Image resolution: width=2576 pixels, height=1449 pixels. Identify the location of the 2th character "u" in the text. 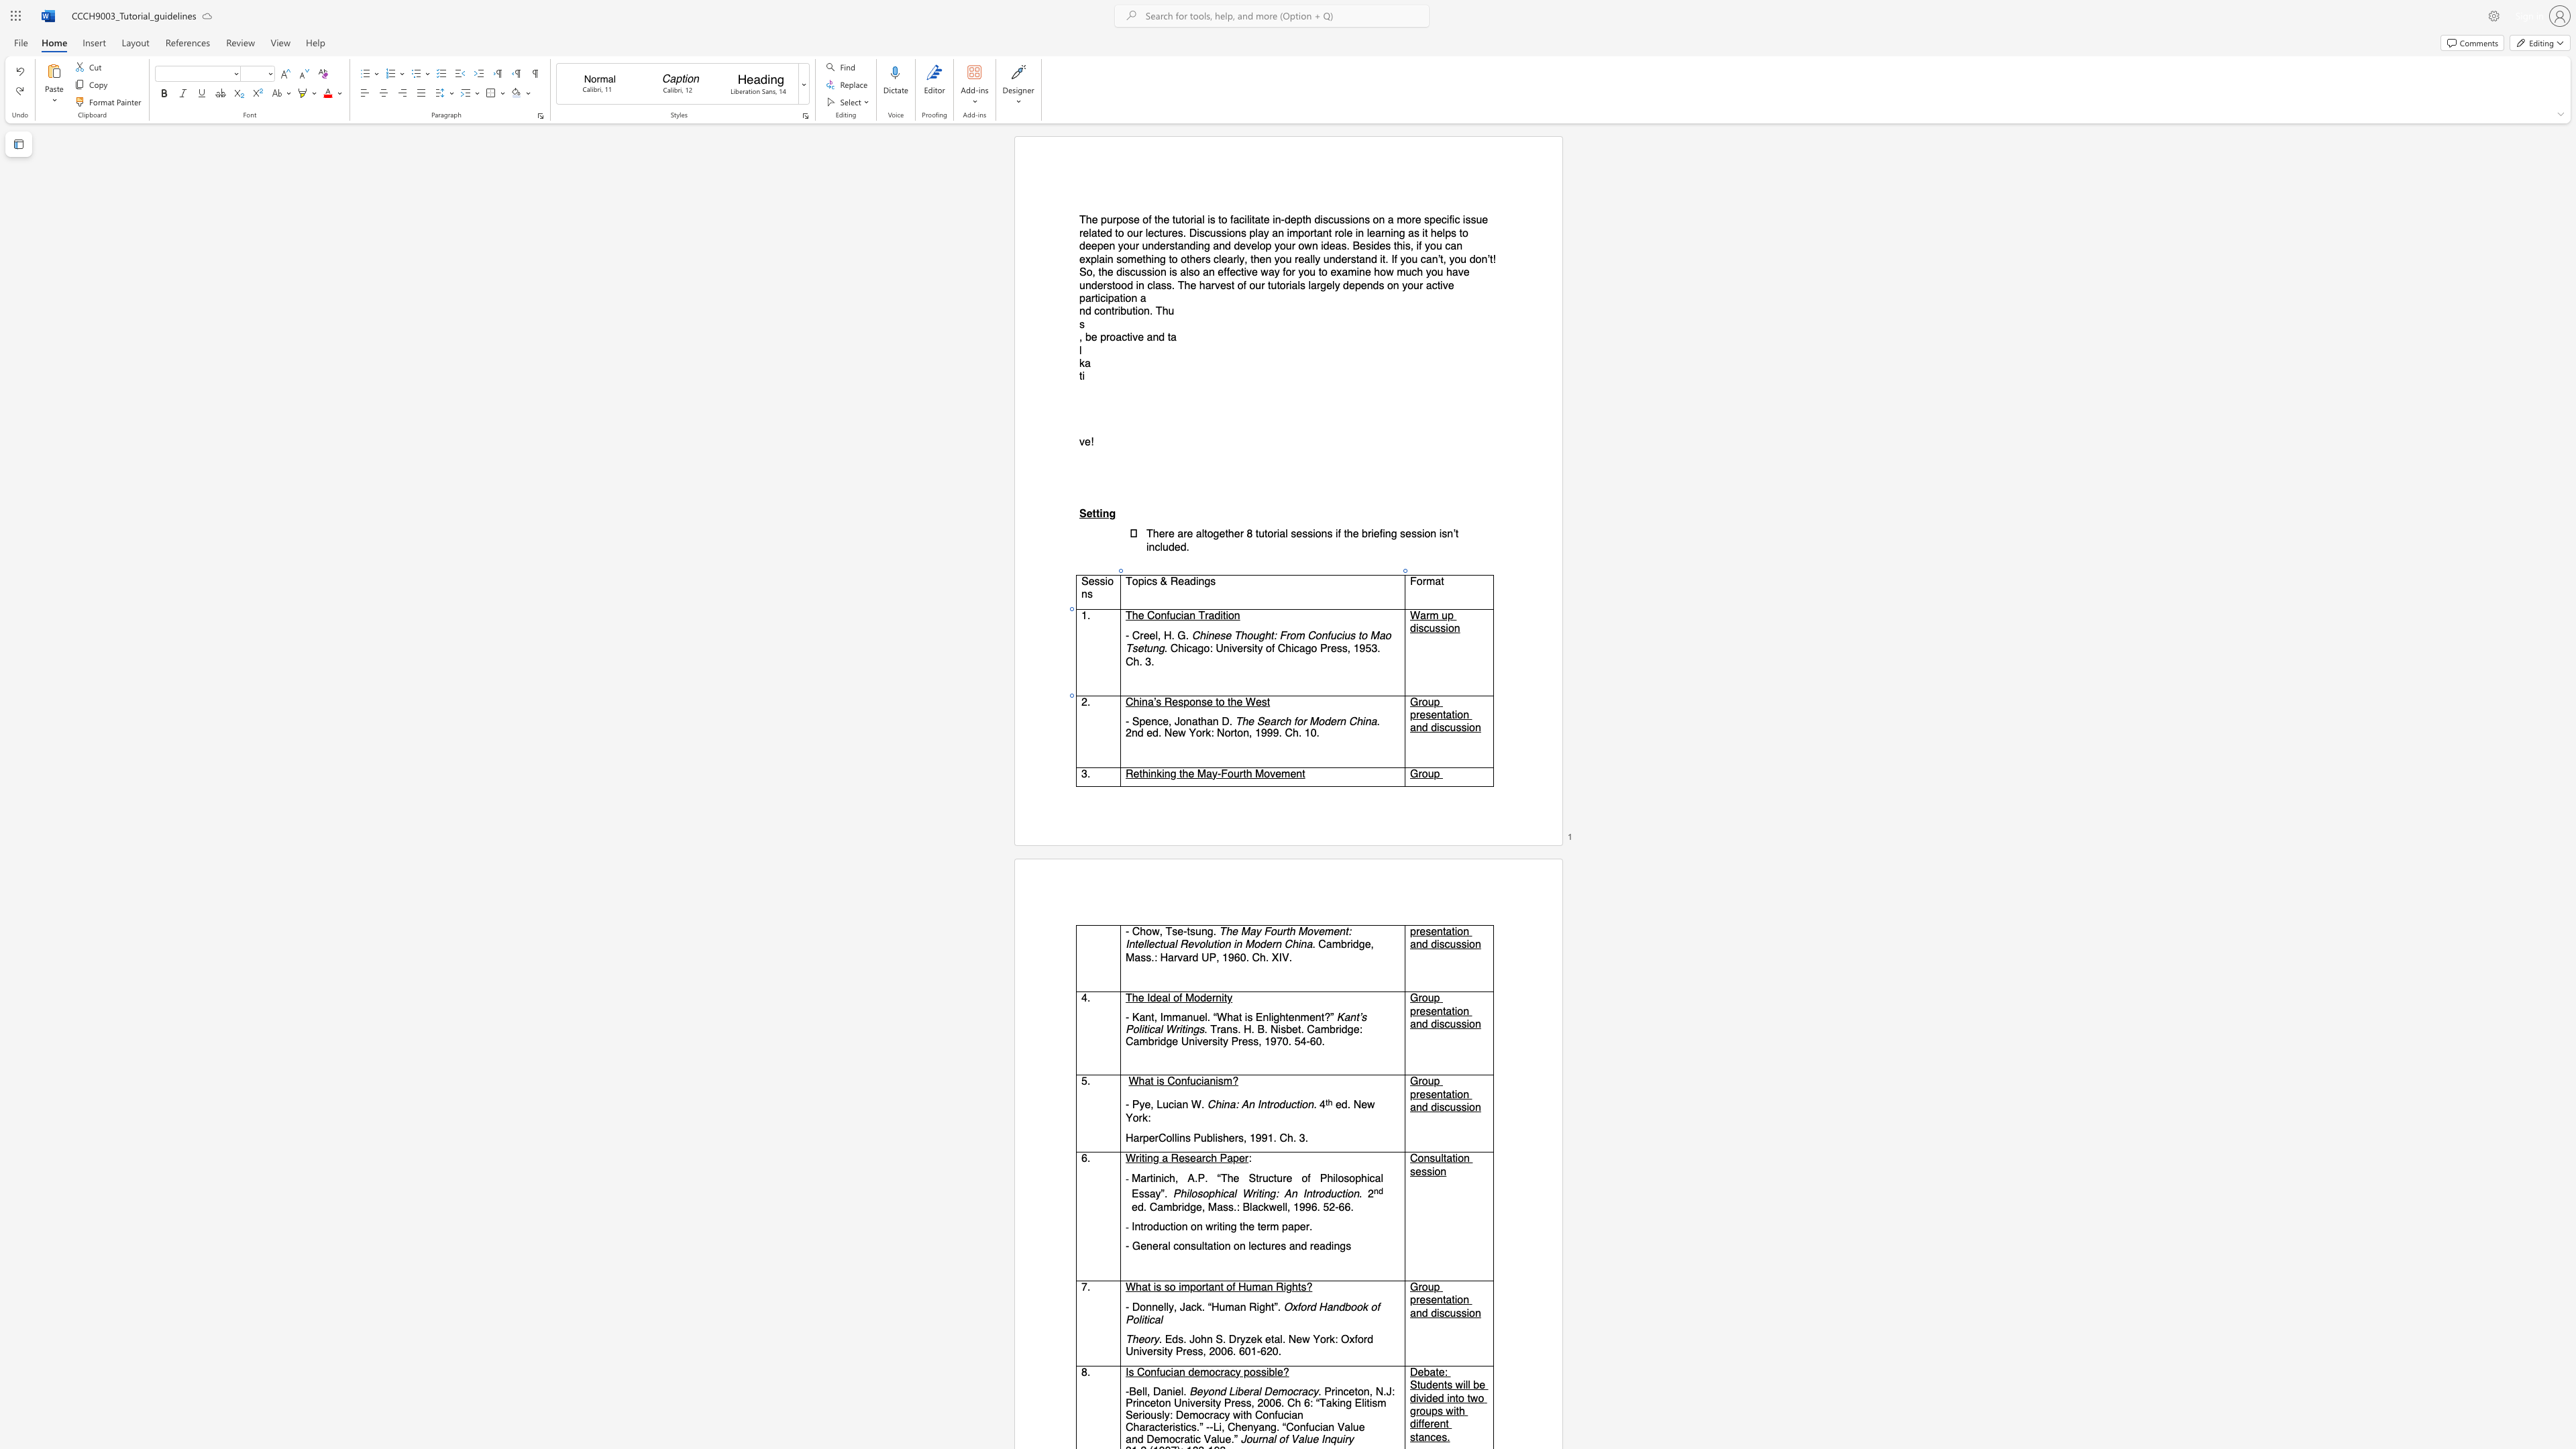
(1432, 628).